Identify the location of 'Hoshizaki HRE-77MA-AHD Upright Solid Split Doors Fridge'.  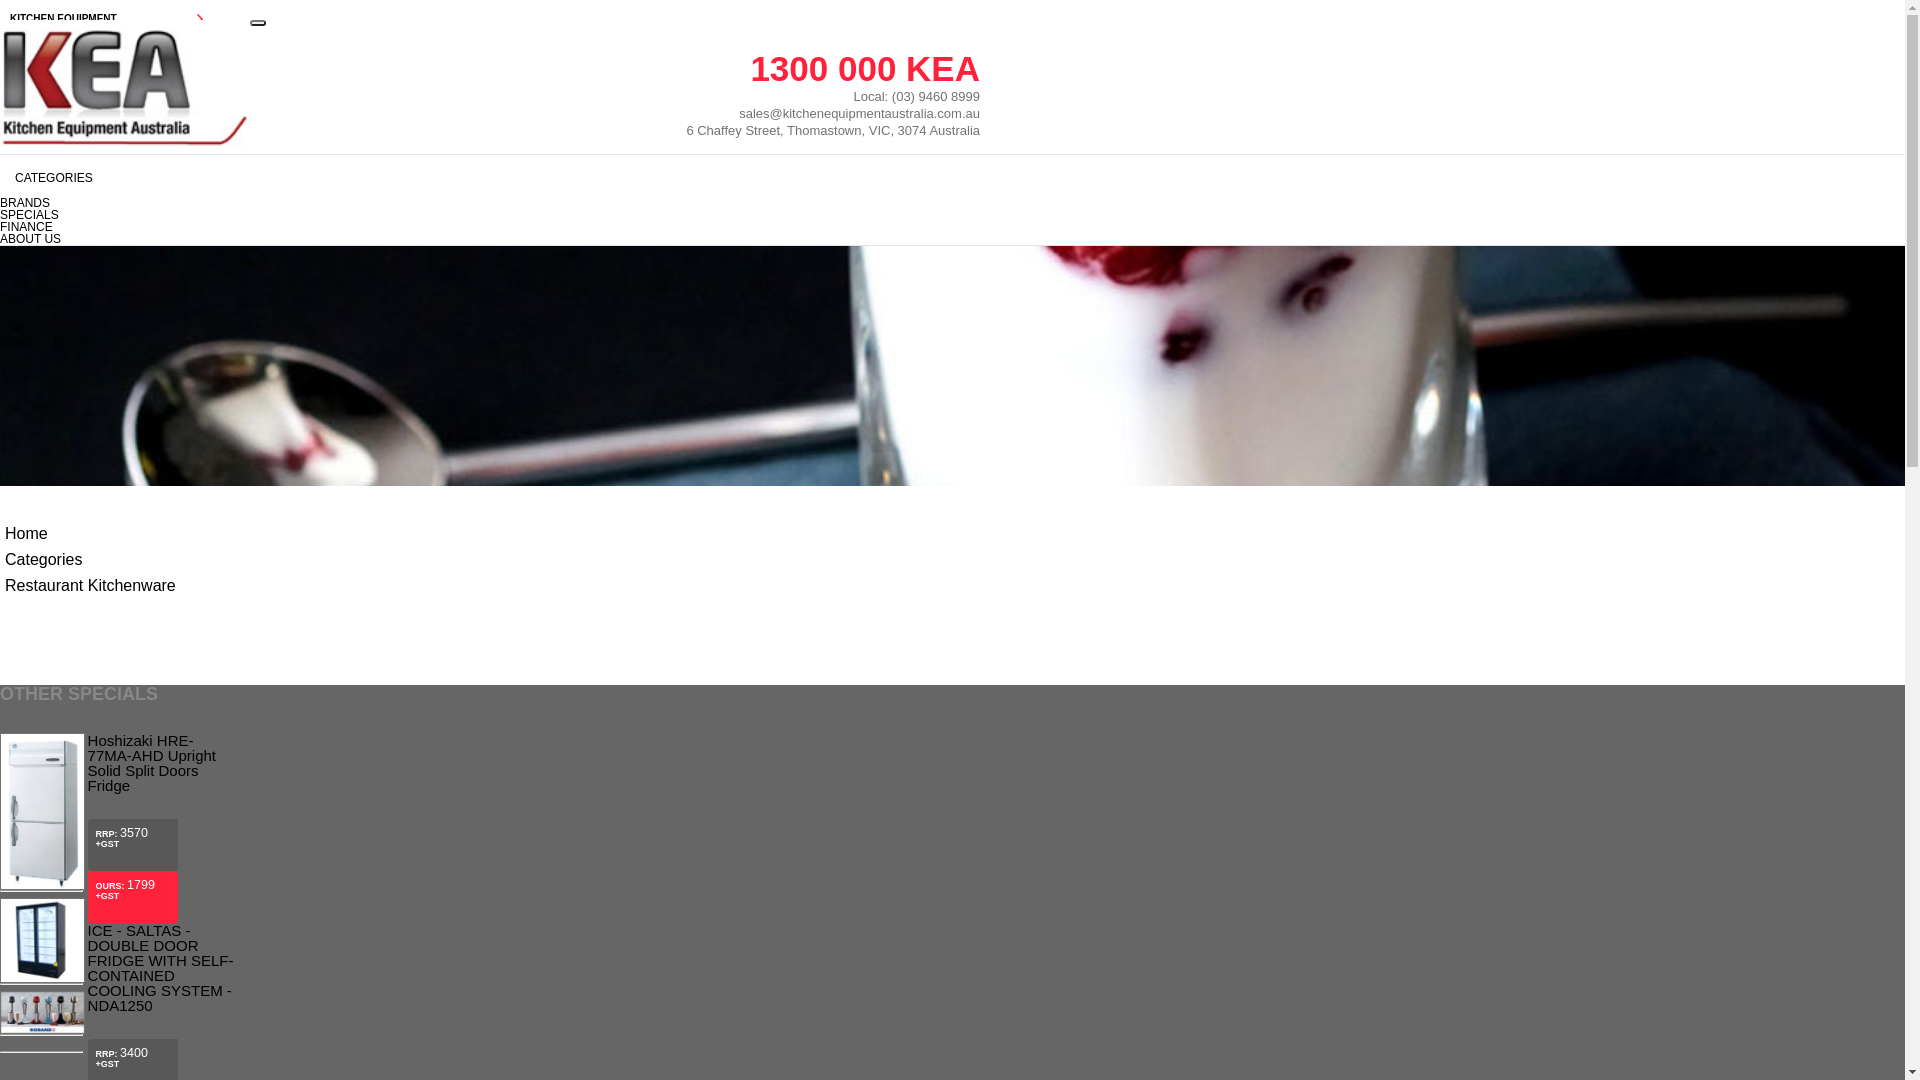
(158, 763).